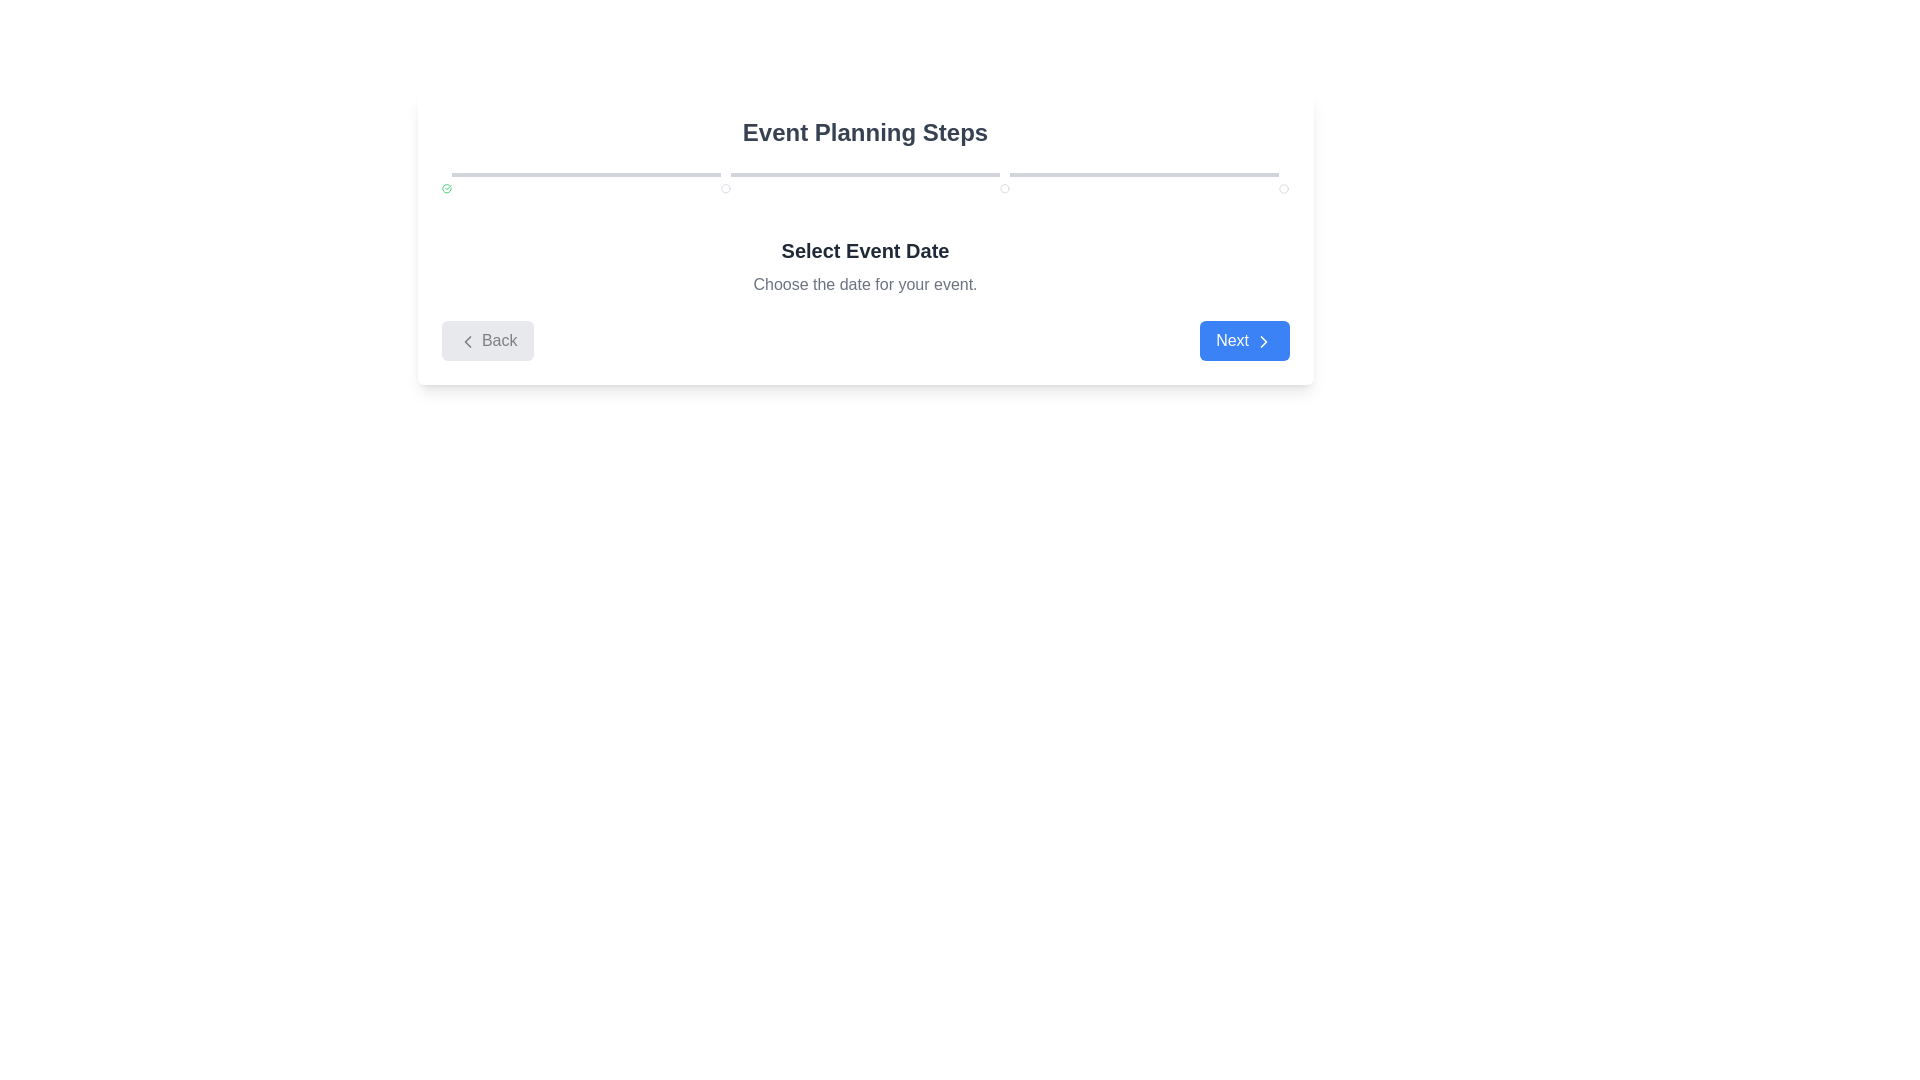 The width and height of the screenshot is (1920, 1080). Describe the element at coordinates (487, 339) in the screenshot. I see `the navigation button located in the bottom-left area of the interface, which is the first button in a horizontal layout shared with the 'Next' button on its right` at that location.